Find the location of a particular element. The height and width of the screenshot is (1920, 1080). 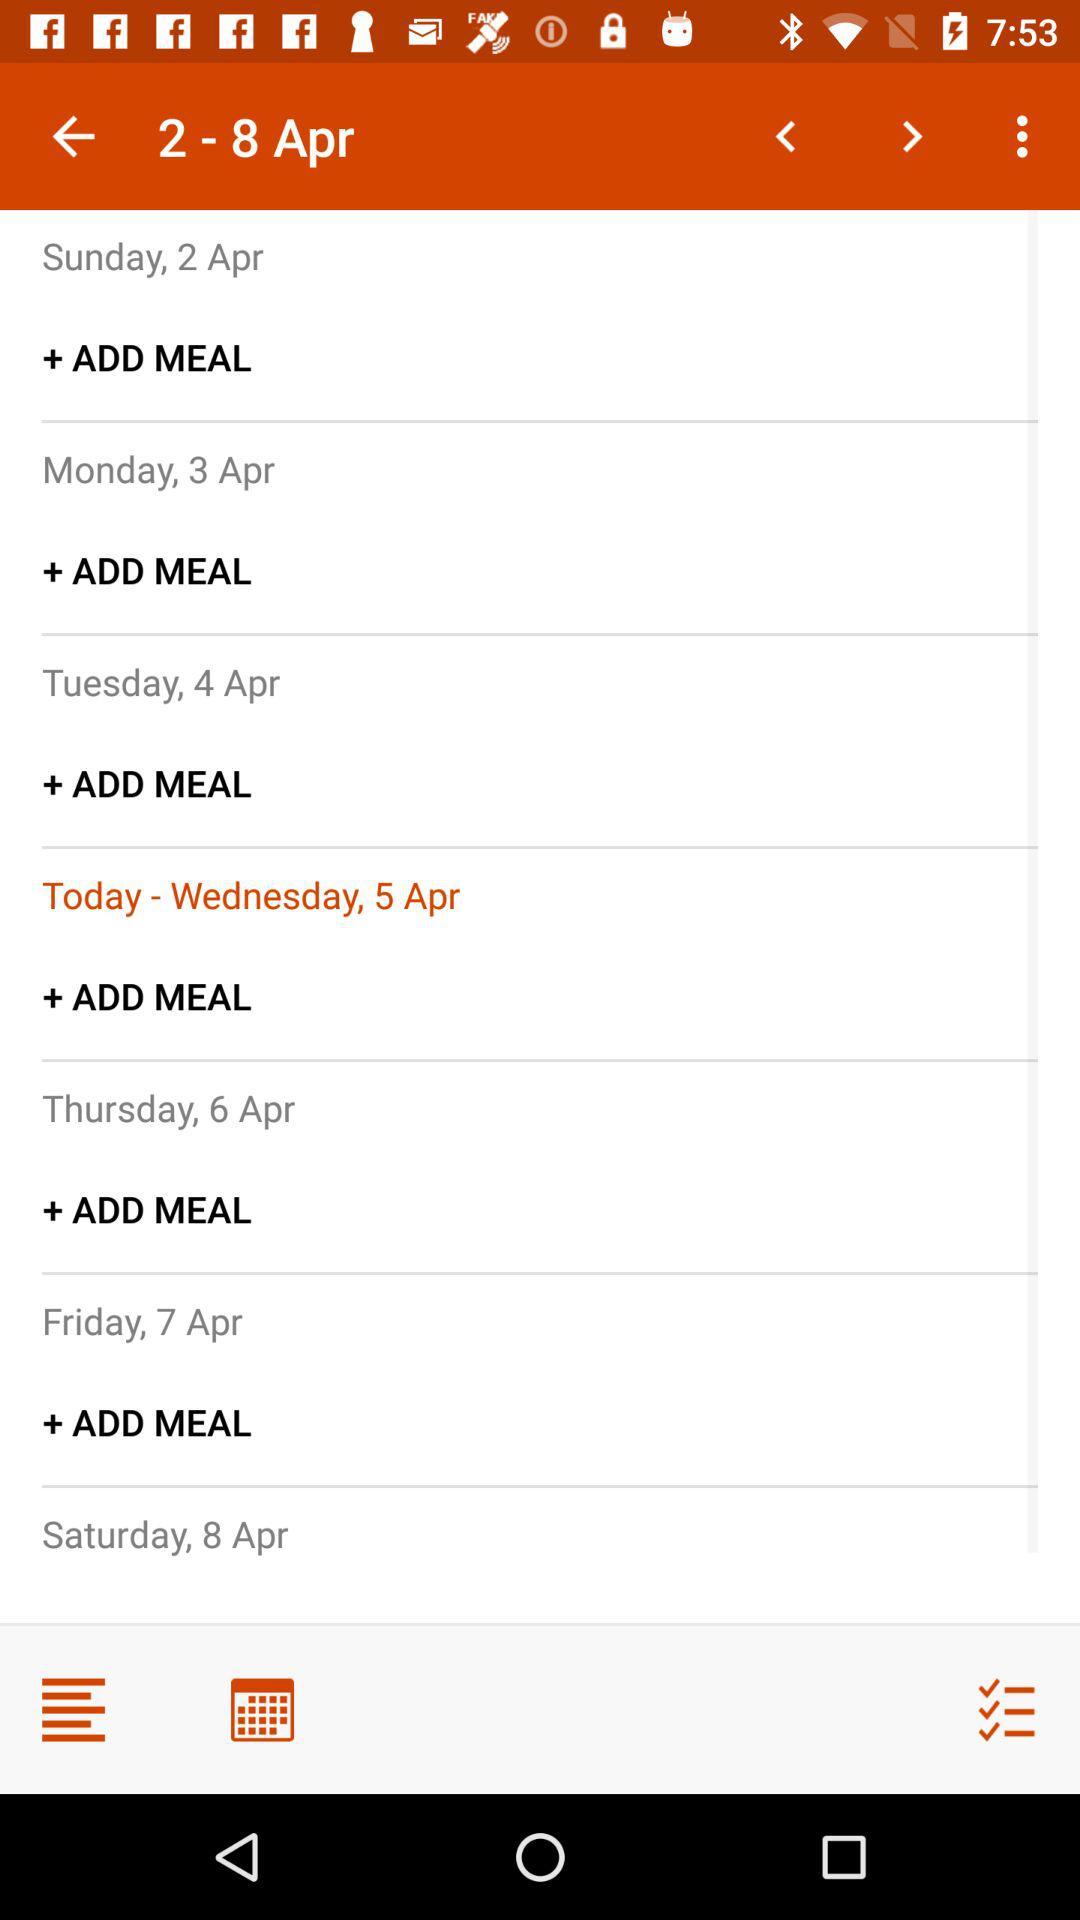

item above + add meal item is located at coordinates (167, 1106).